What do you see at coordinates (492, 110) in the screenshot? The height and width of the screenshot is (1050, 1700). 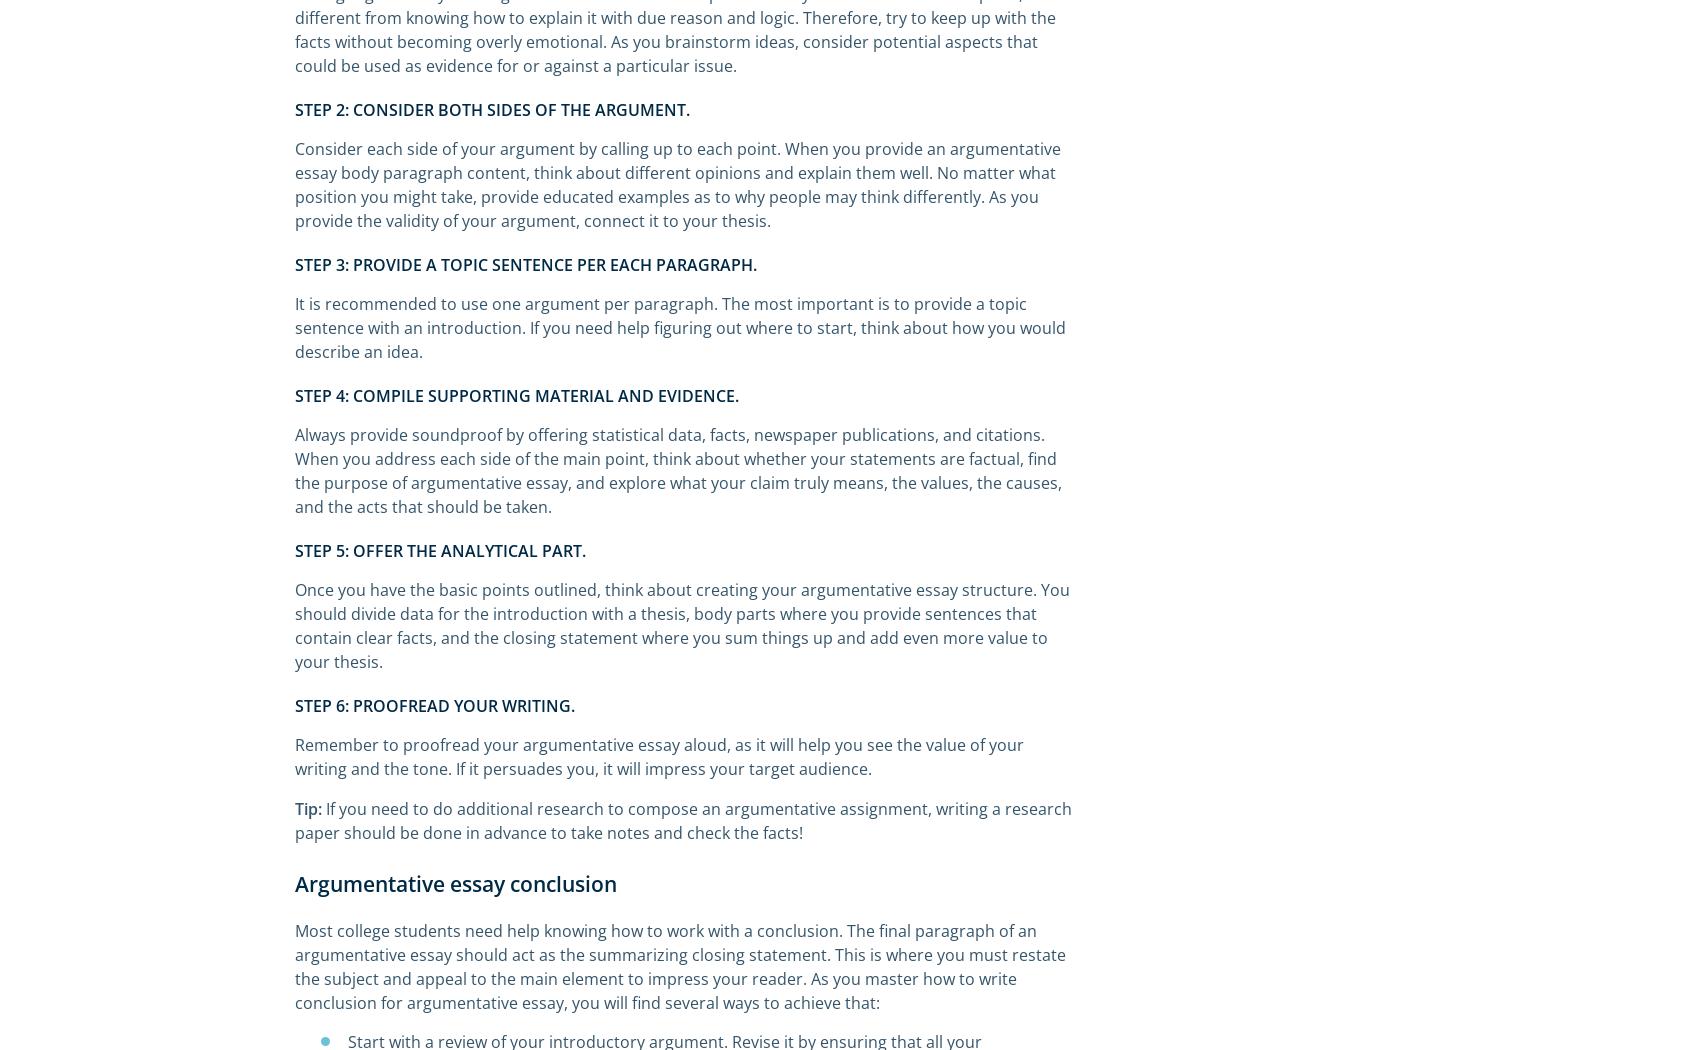 I see `'Step 2: Consider both sides of the argument.'` at bounding box center [492, 110].